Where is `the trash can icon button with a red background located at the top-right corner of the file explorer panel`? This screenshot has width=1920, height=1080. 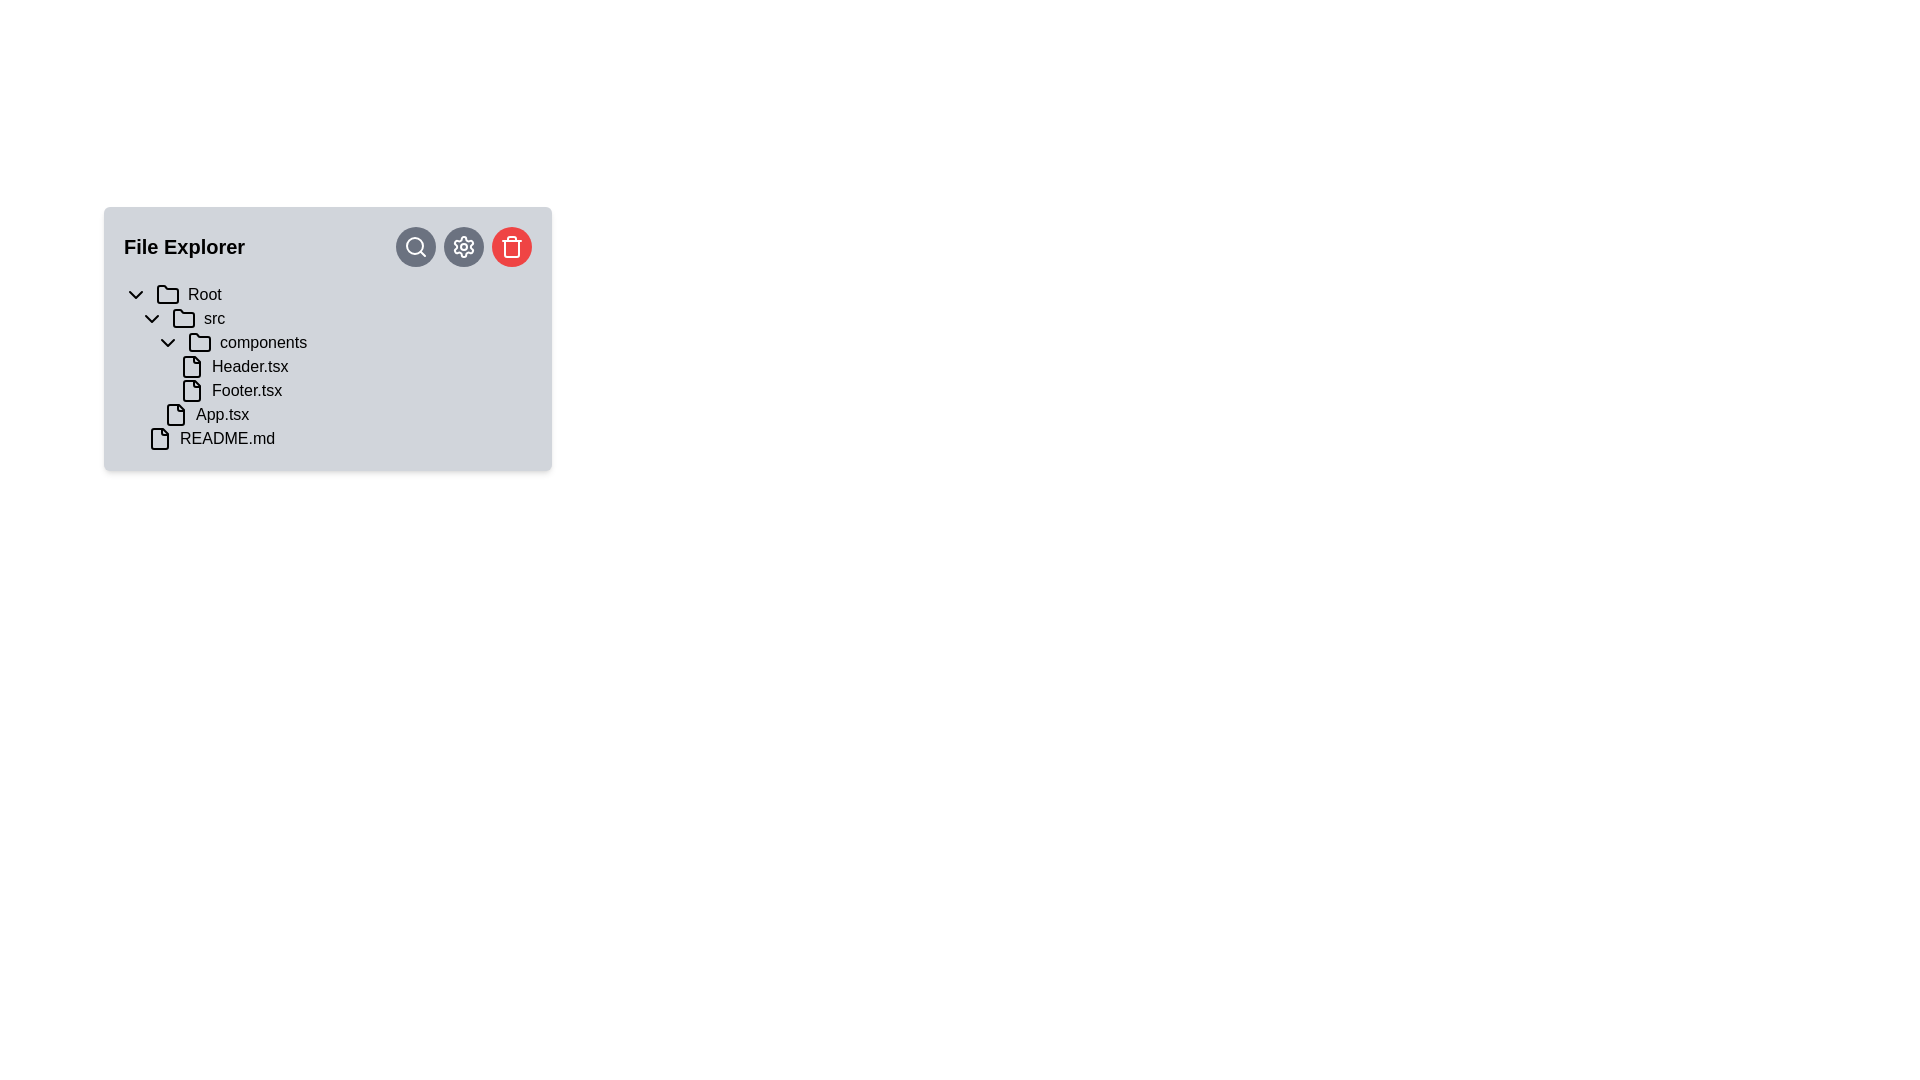
the trash can icon button with a red background located at the top-right corner of the file explorer panel is located at coordinates (512, 245).